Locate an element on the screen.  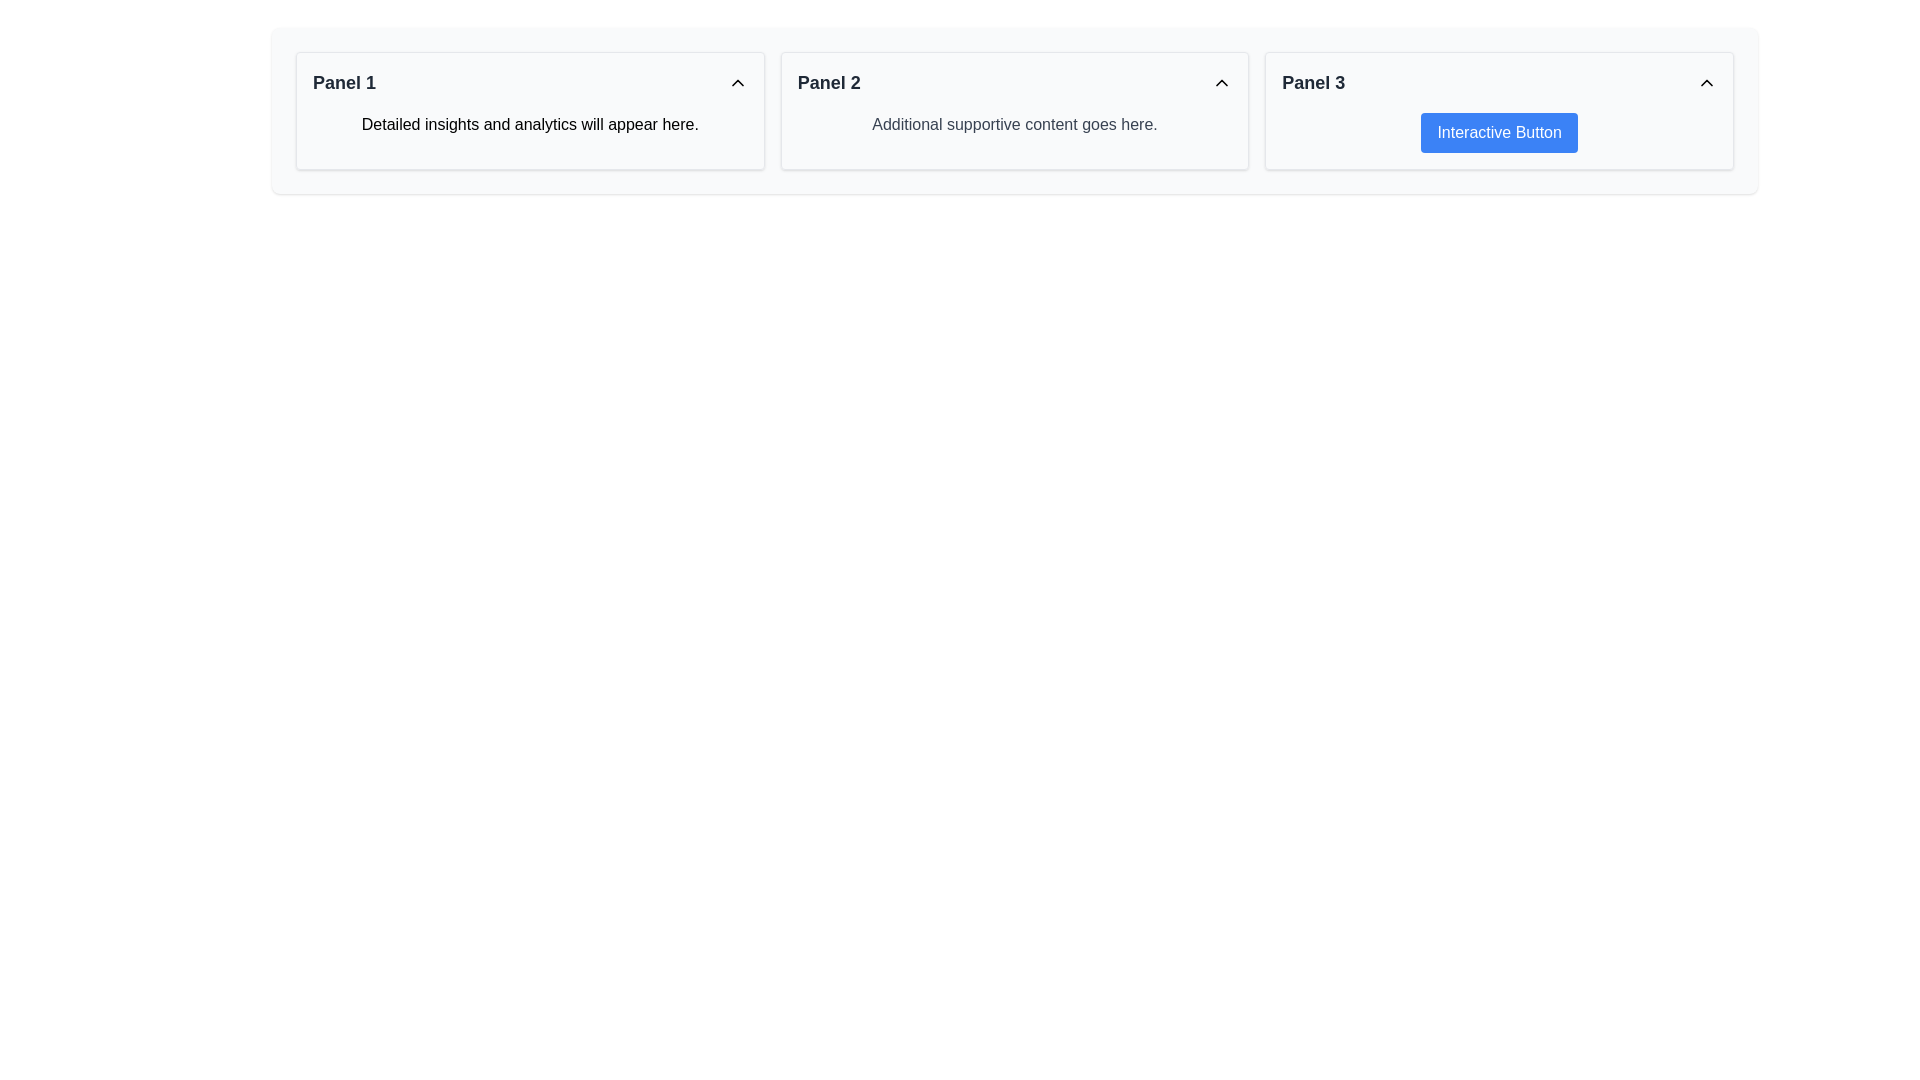
the upward chevron icon of the first panel in the grid layout is located at coordinates (530, 111).